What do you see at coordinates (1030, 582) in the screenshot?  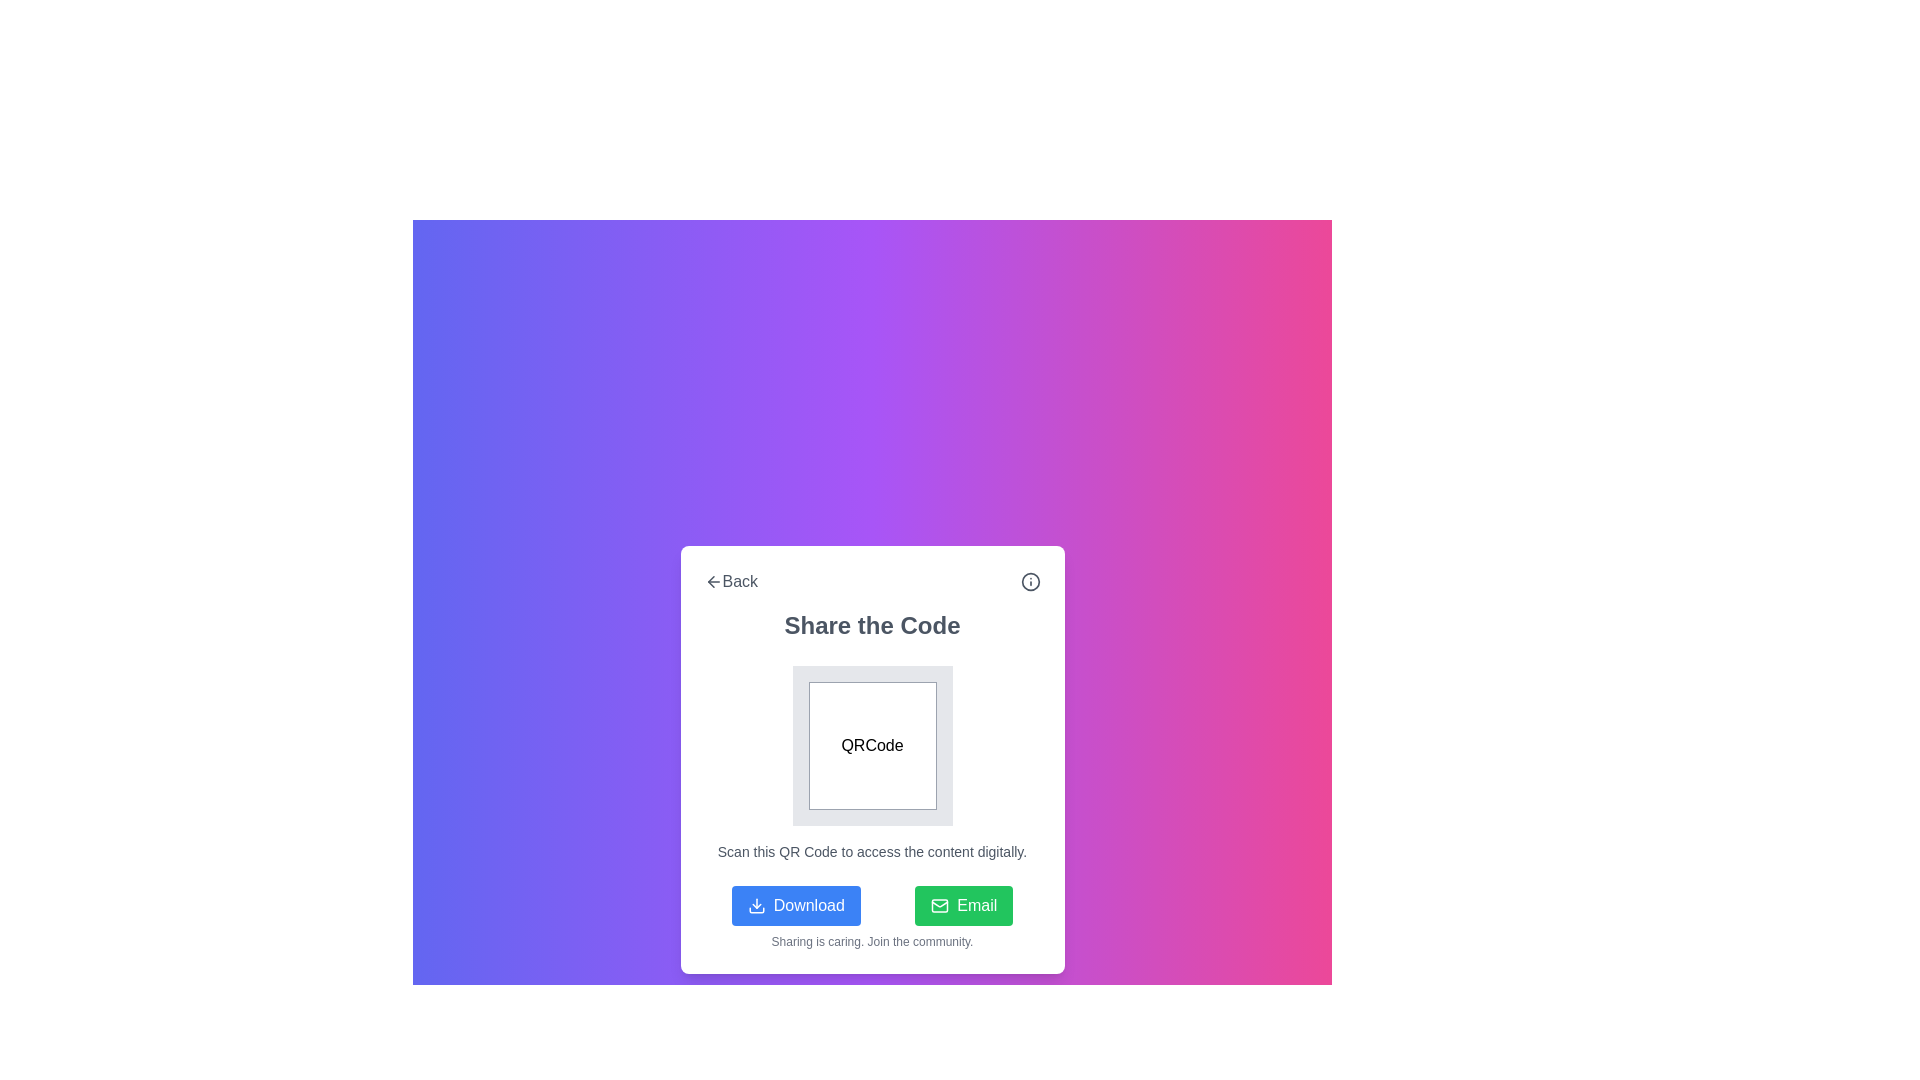 I see `the circle graphical element that is part of an SVG image located in the top-right corner of the modal window` at bounding box center [1030, 582].